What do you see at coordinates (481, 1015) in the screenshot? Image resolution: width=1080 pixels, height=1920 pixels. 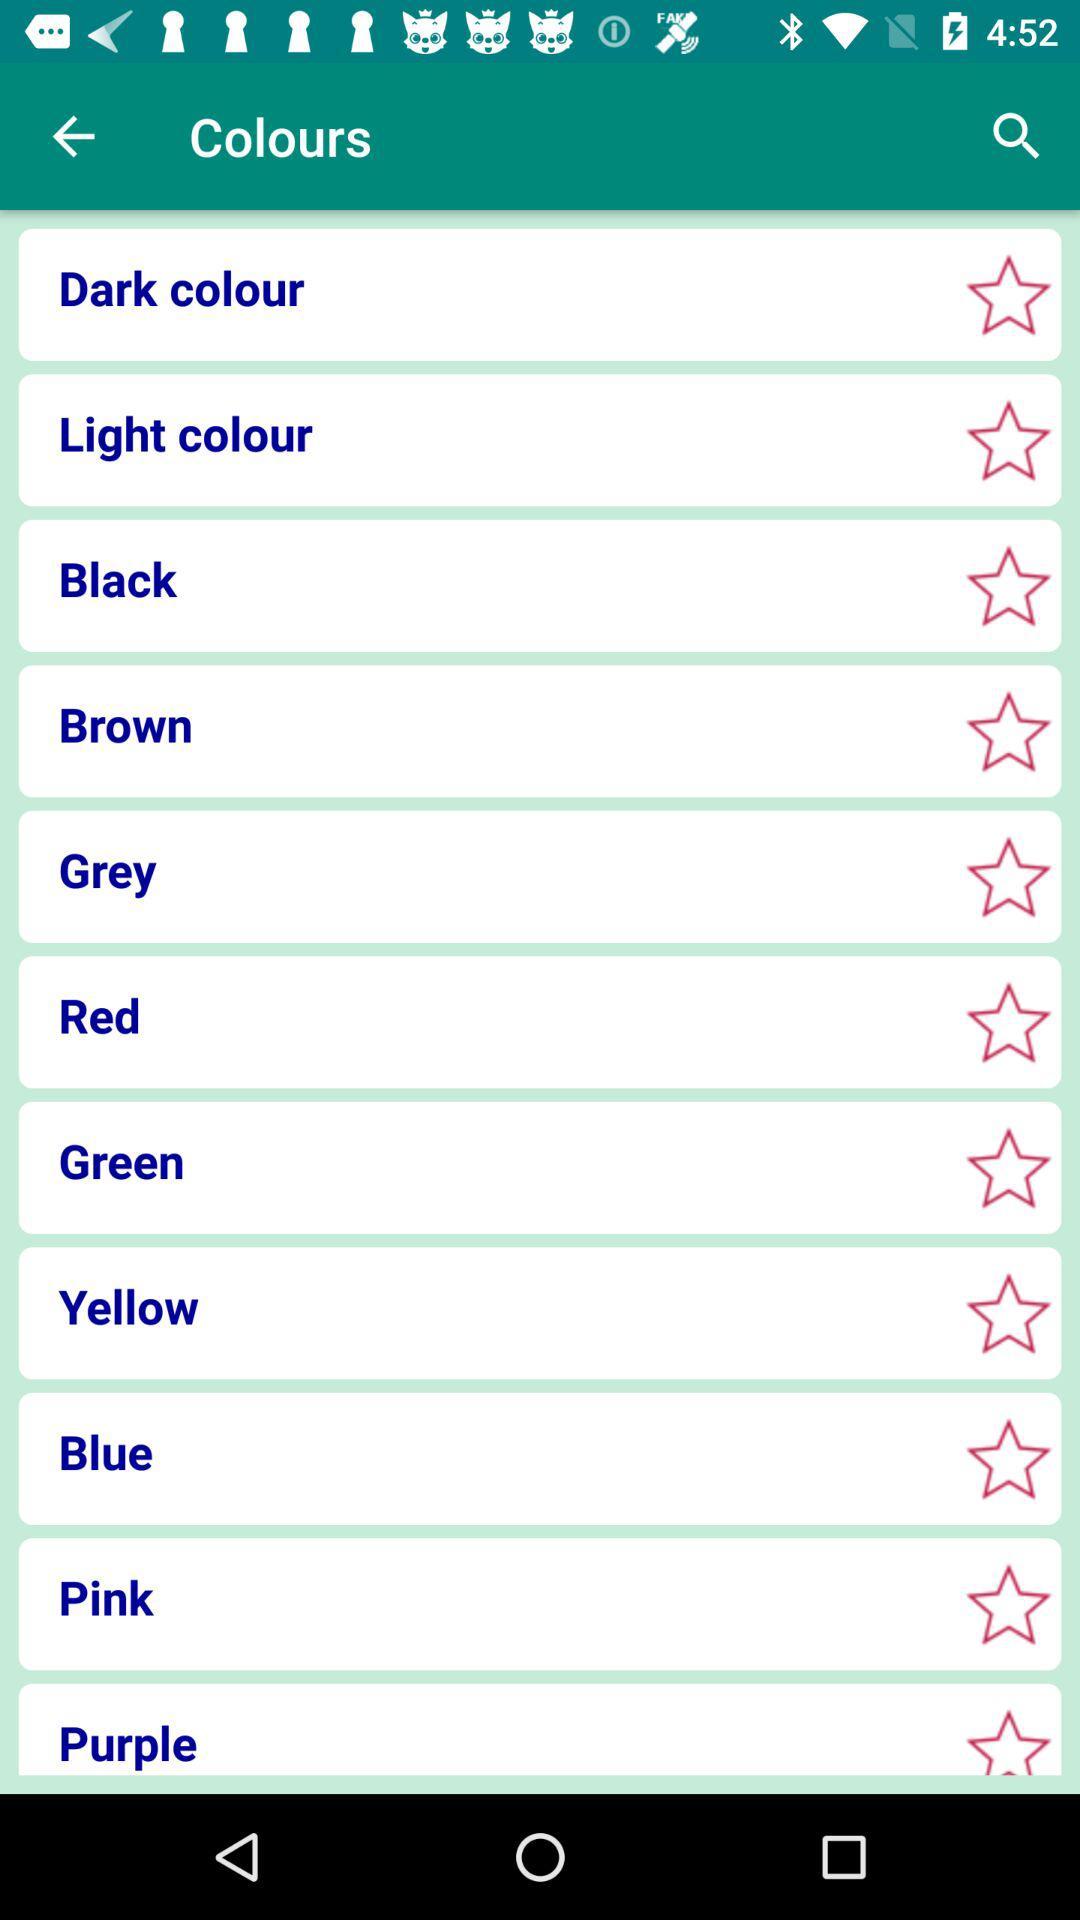 I see `red icon` at bounding box center [481, 1015].